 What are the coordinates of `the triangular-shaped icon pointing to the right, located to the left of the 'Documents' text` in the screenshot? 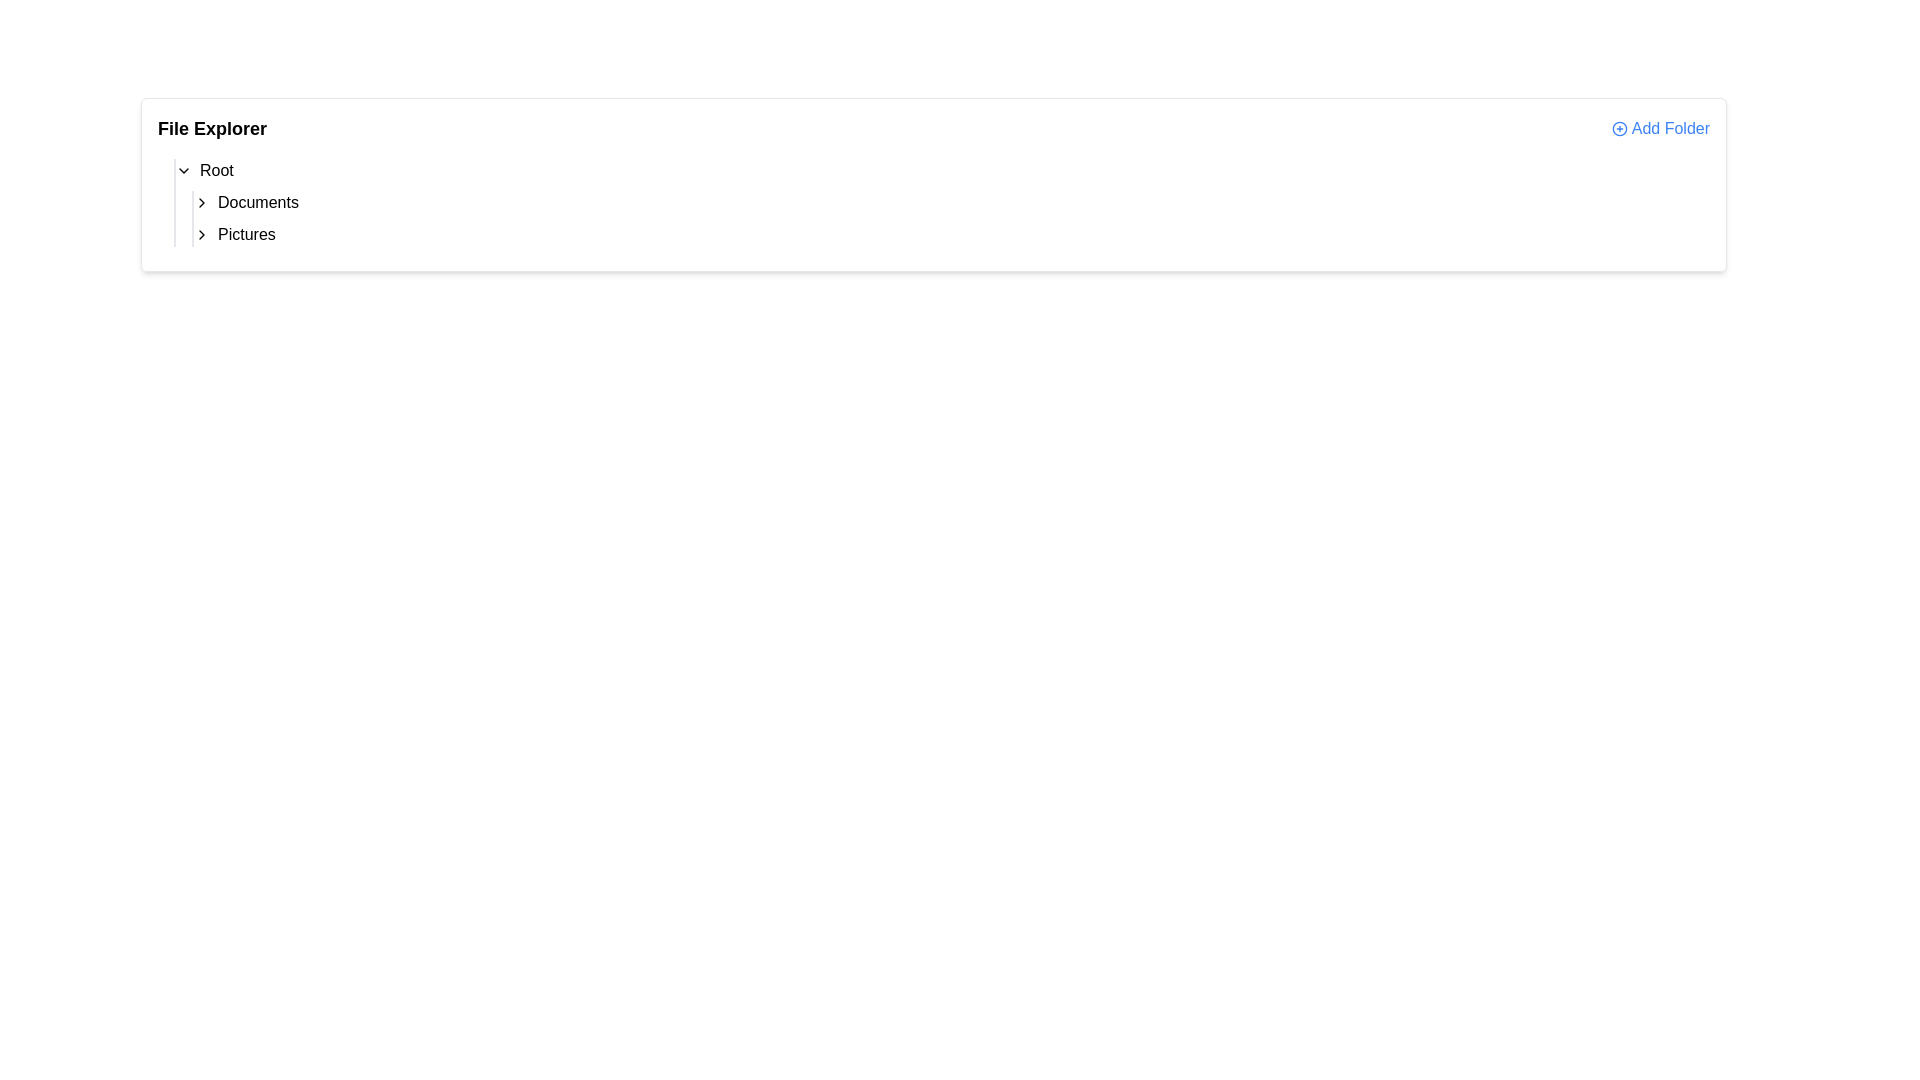 It's located at (201, 203).